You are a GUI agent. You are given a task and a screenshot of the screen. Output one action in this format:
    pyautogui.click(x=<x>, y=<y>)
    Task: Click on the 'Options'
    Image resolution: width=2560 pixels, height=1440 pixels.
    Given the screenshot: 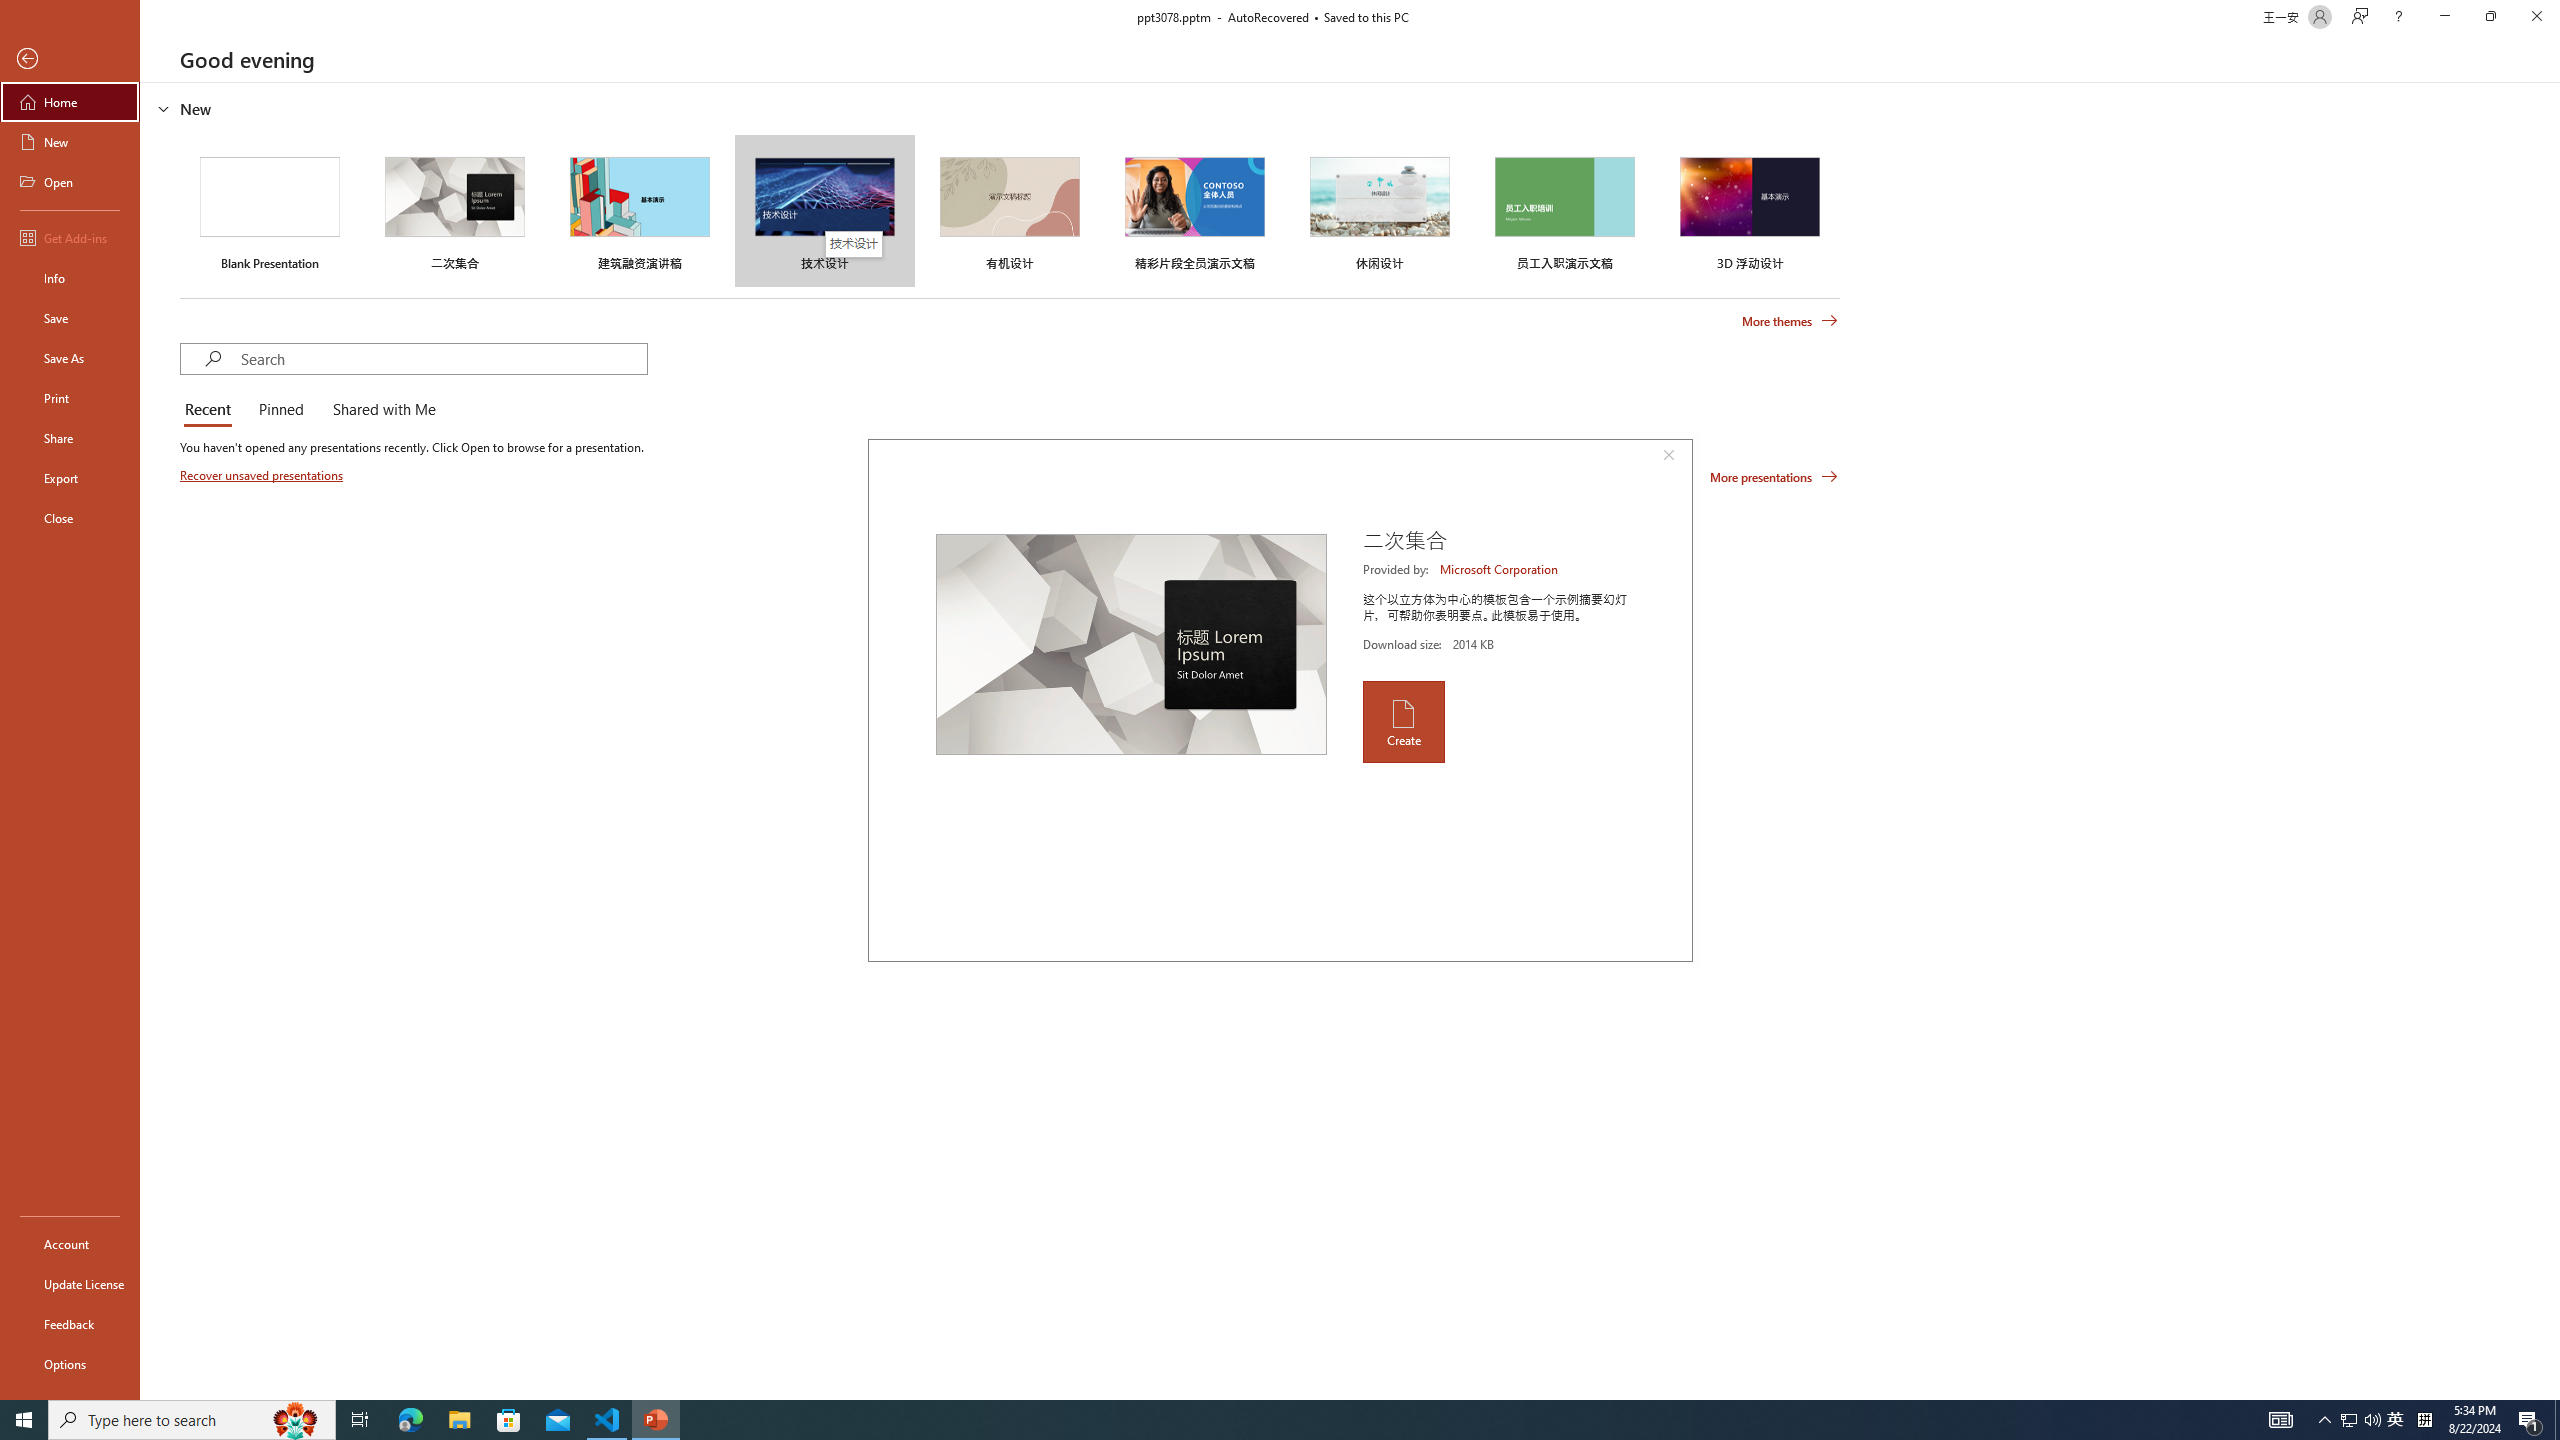 What is the action you would take?
    pyautogui.click(x=69, y=1363)
    